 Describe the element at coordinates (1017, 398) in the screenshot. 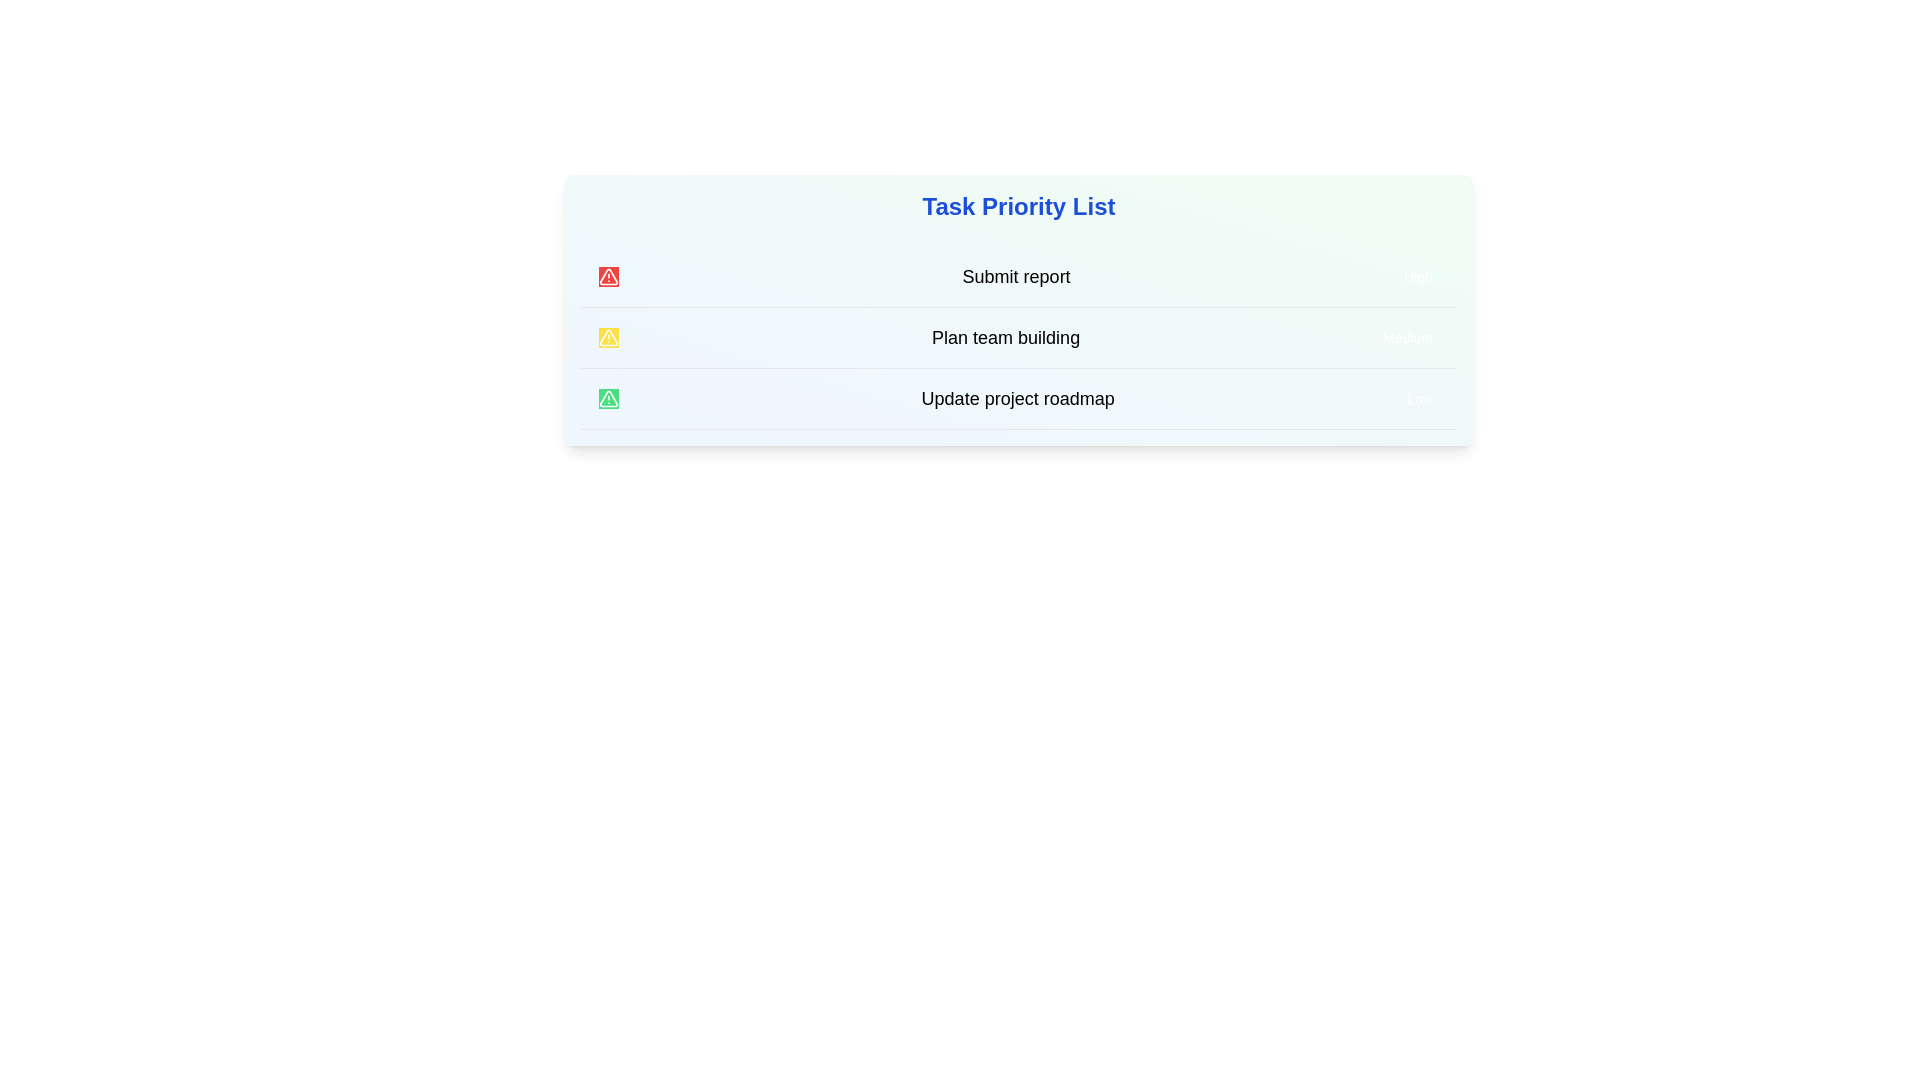

I see `the task title corresponding to Update project roadmap` at that location.